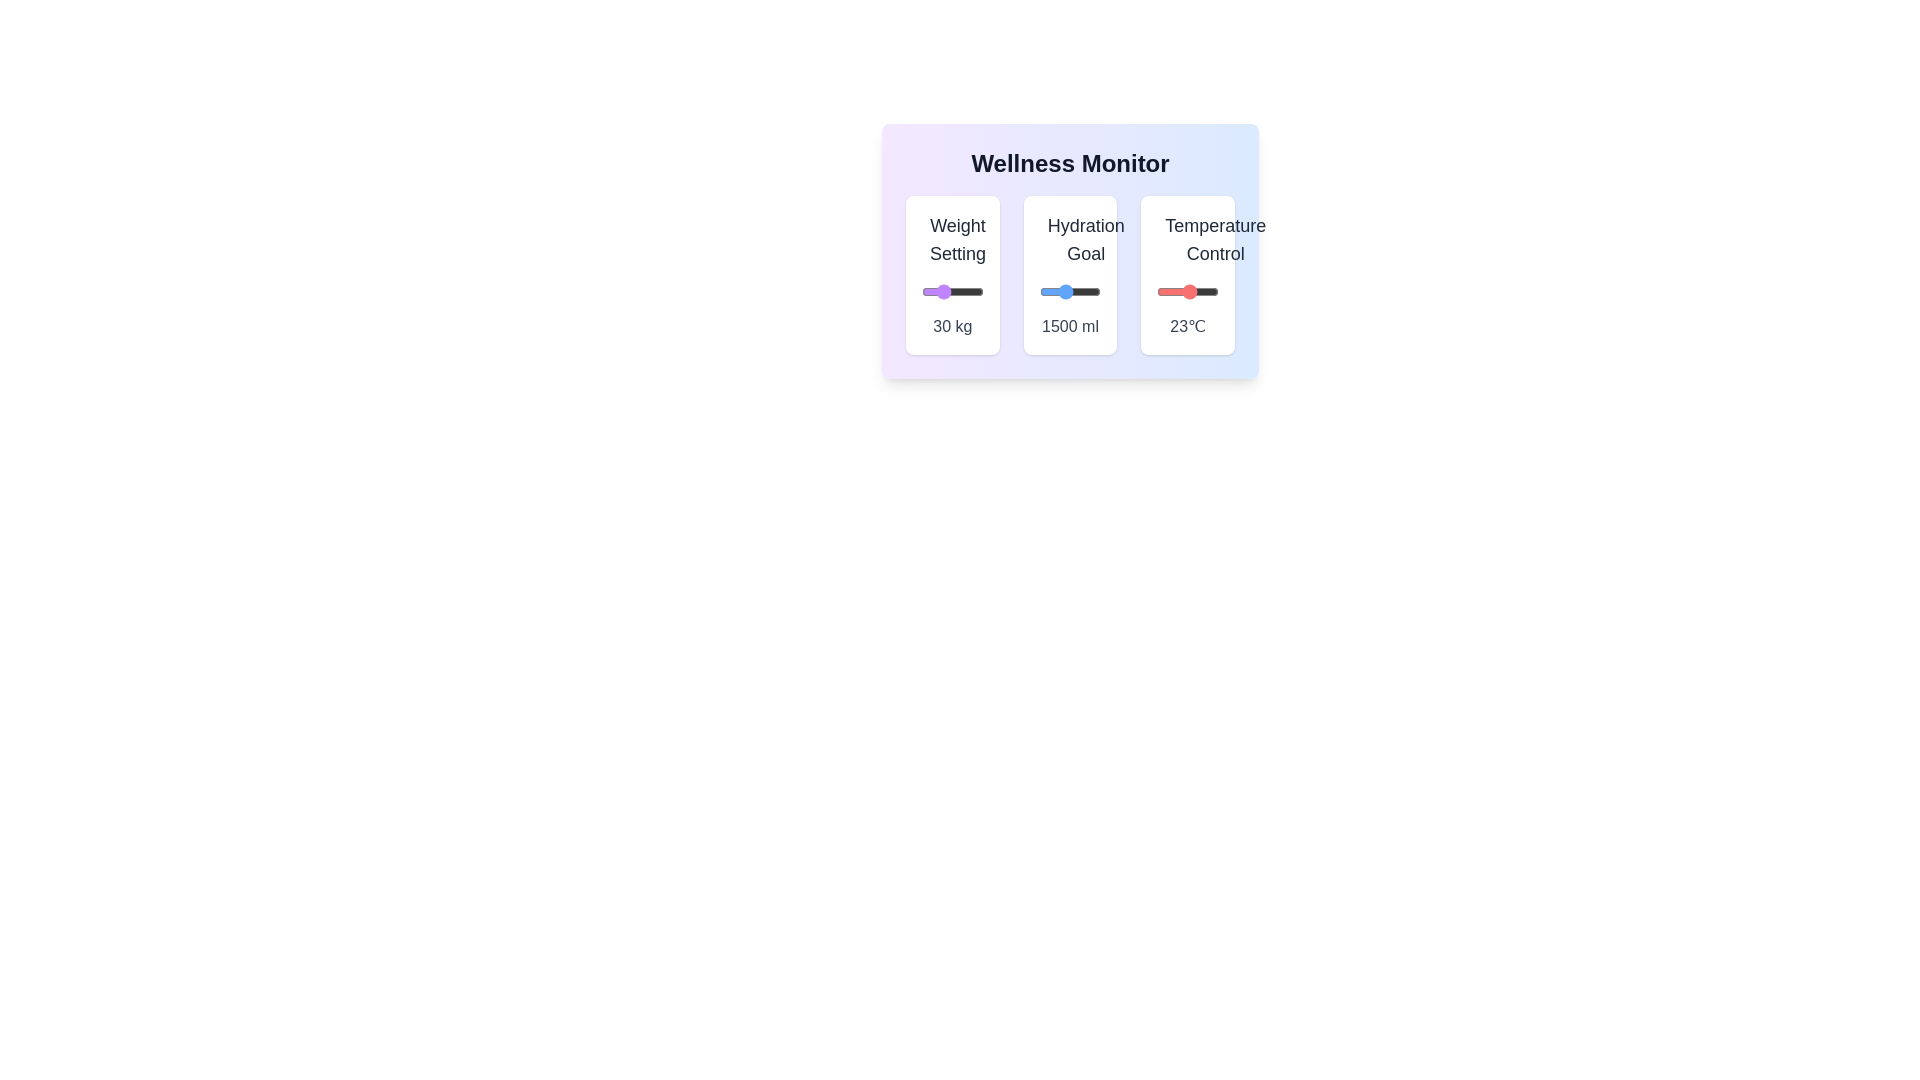  What do you see at coordinates (1214, 238) in the screenshot?
I see `the descriptive text label indicating temperature regulation in the 'Temperature Control' section of the 'Wellness Monitor' interface` at bounding box center [1214, 238].